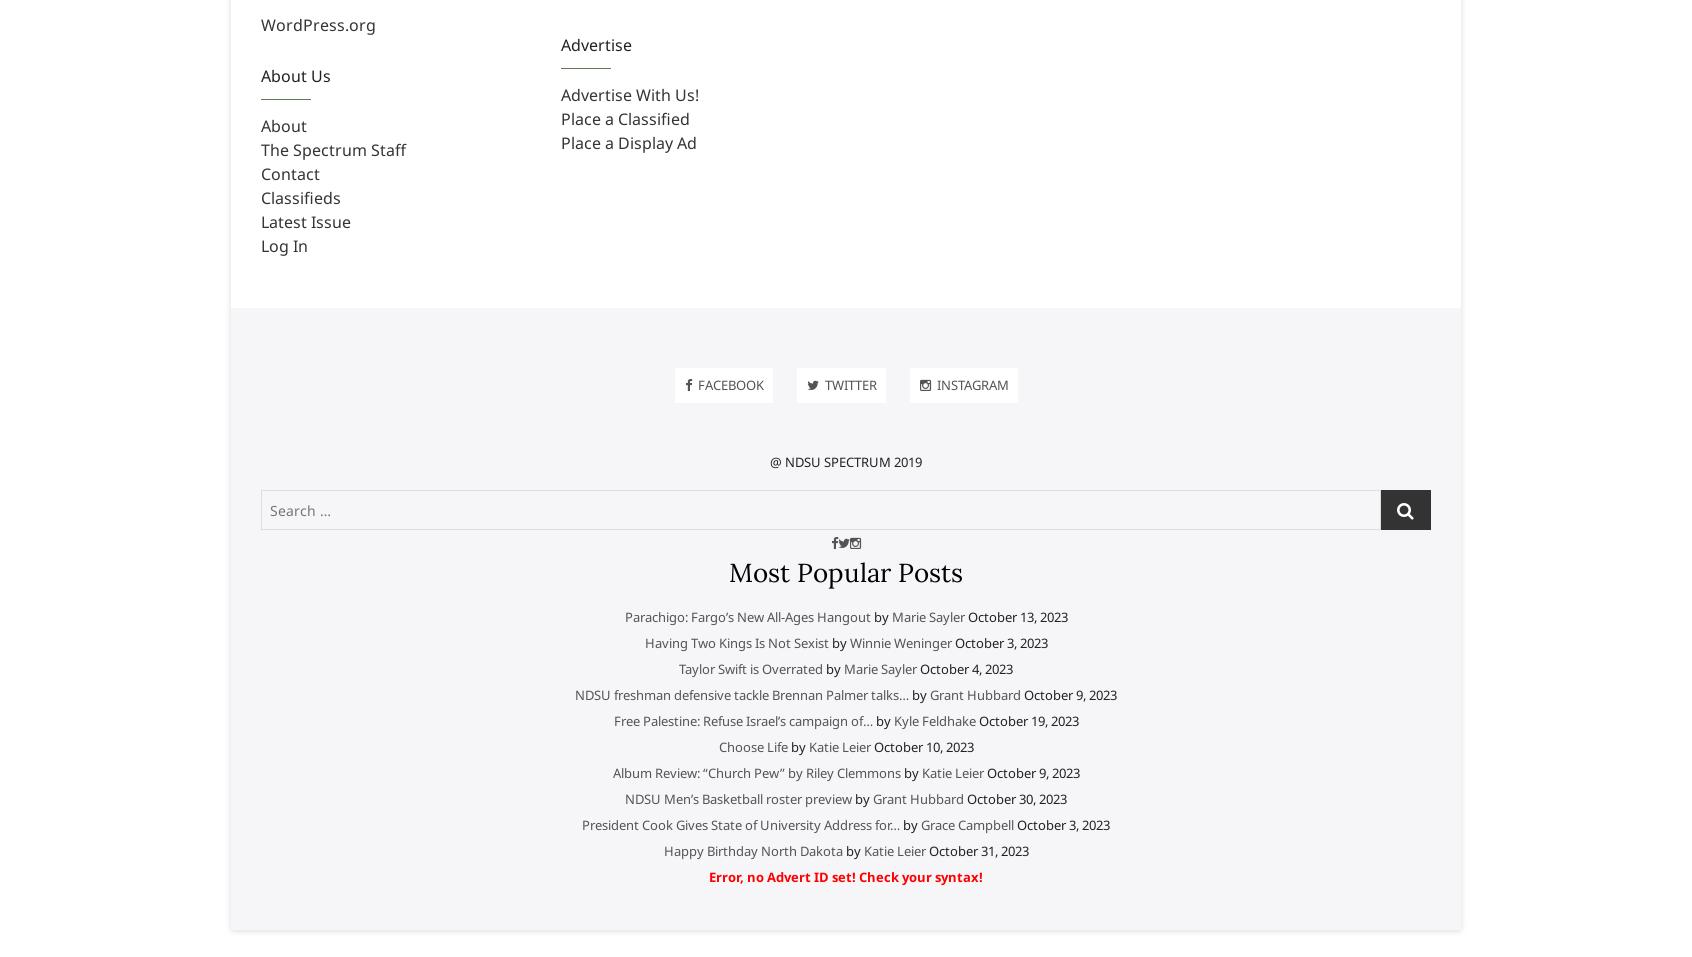  I want to click on 'Advertise With Us!', so click(628, 94).